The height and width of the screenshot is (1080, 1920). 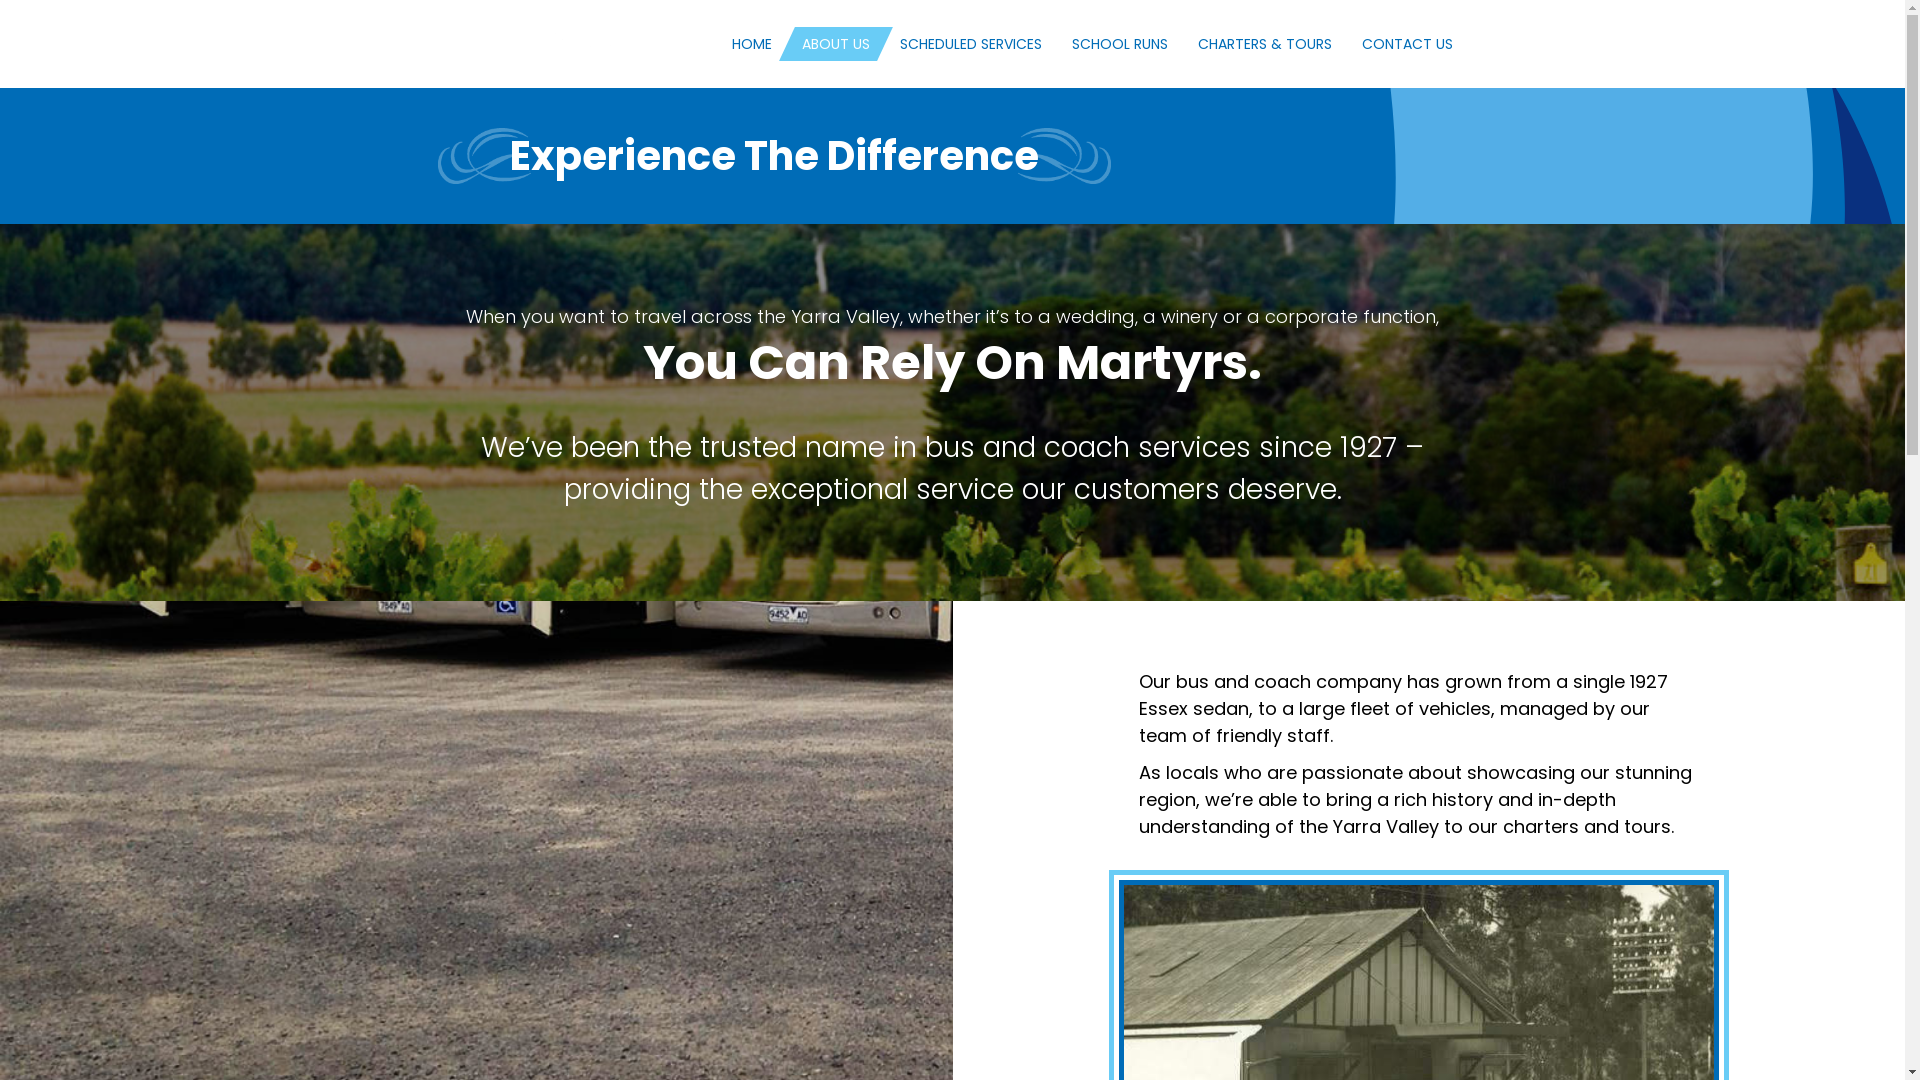 What do you see at coordinates (963, 43) in the screenshot?
I see `'SCHEDULED SERVICES'` at bounding box center [963, 43].